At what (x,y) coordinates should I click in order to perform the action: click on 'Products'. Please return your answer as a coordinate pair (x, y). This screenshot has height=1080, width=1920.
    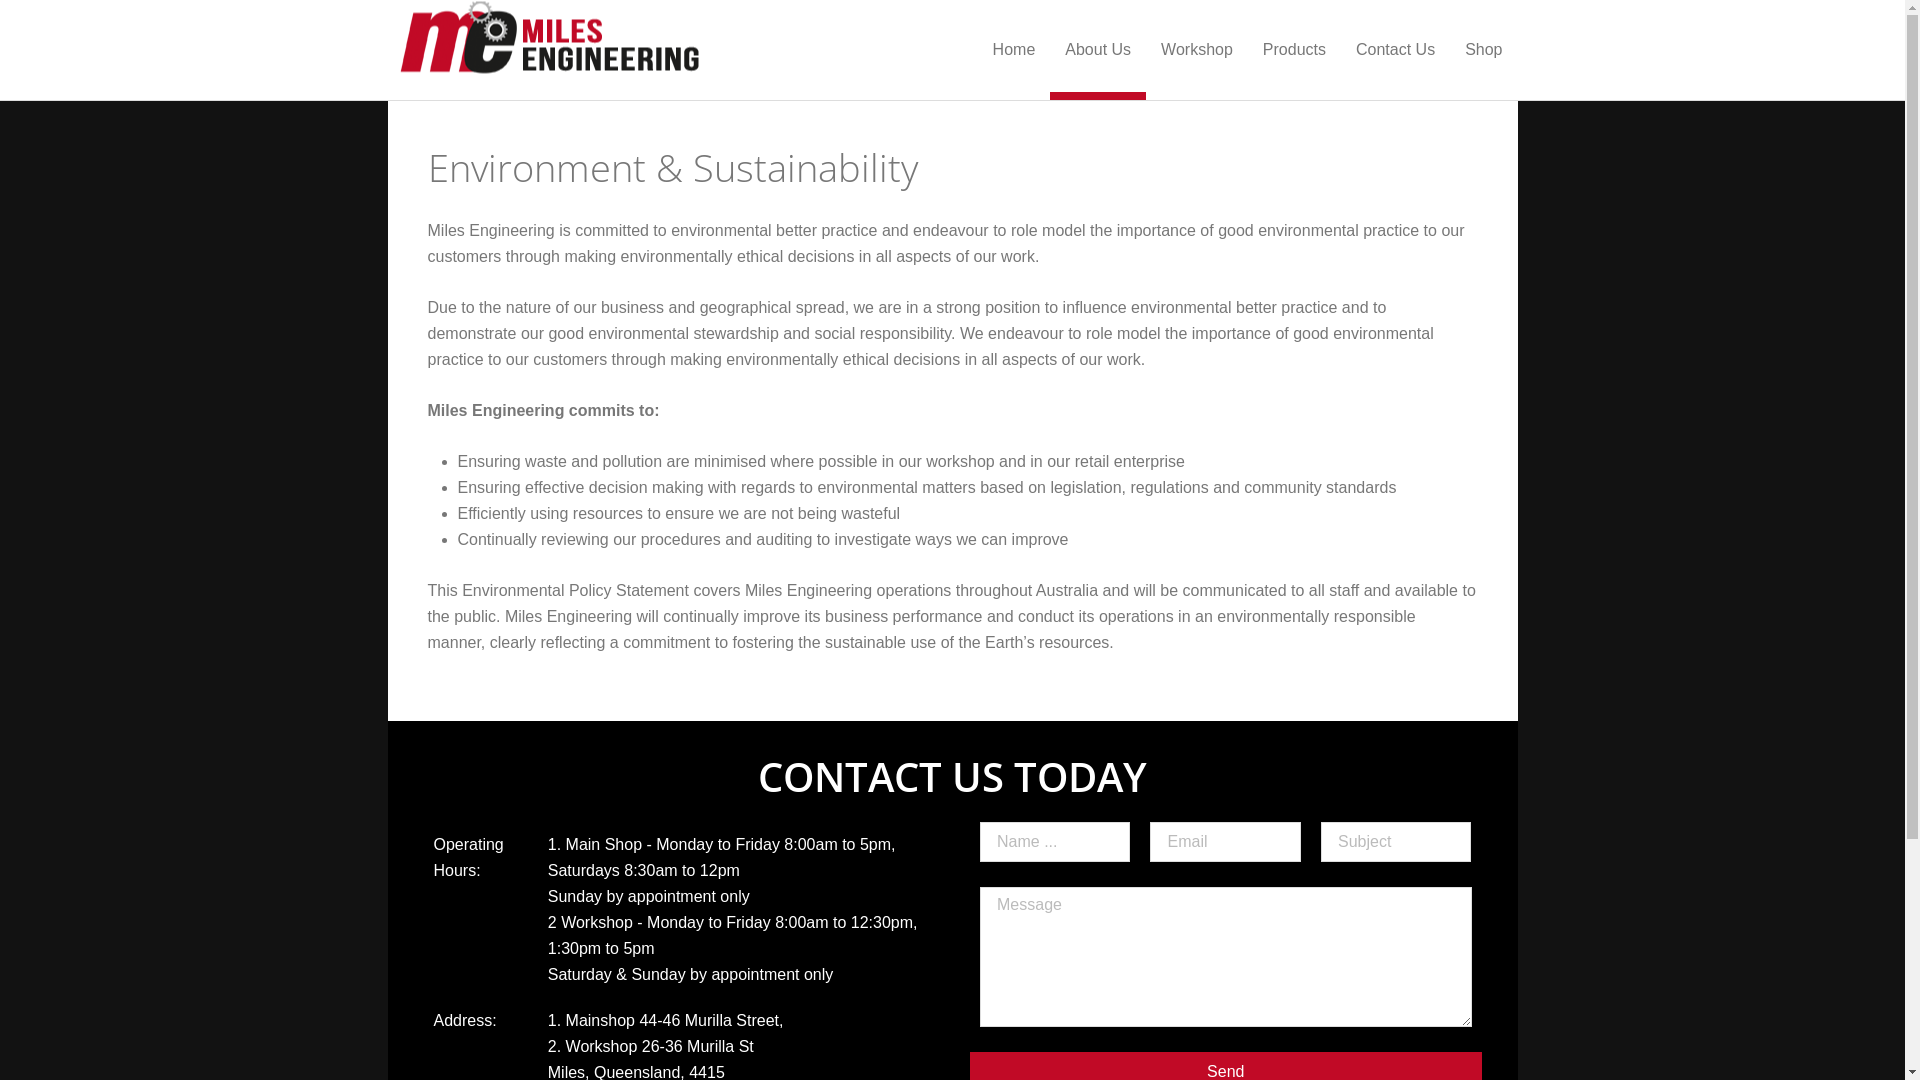
    Looking at the image, I should click on (1294, 49).